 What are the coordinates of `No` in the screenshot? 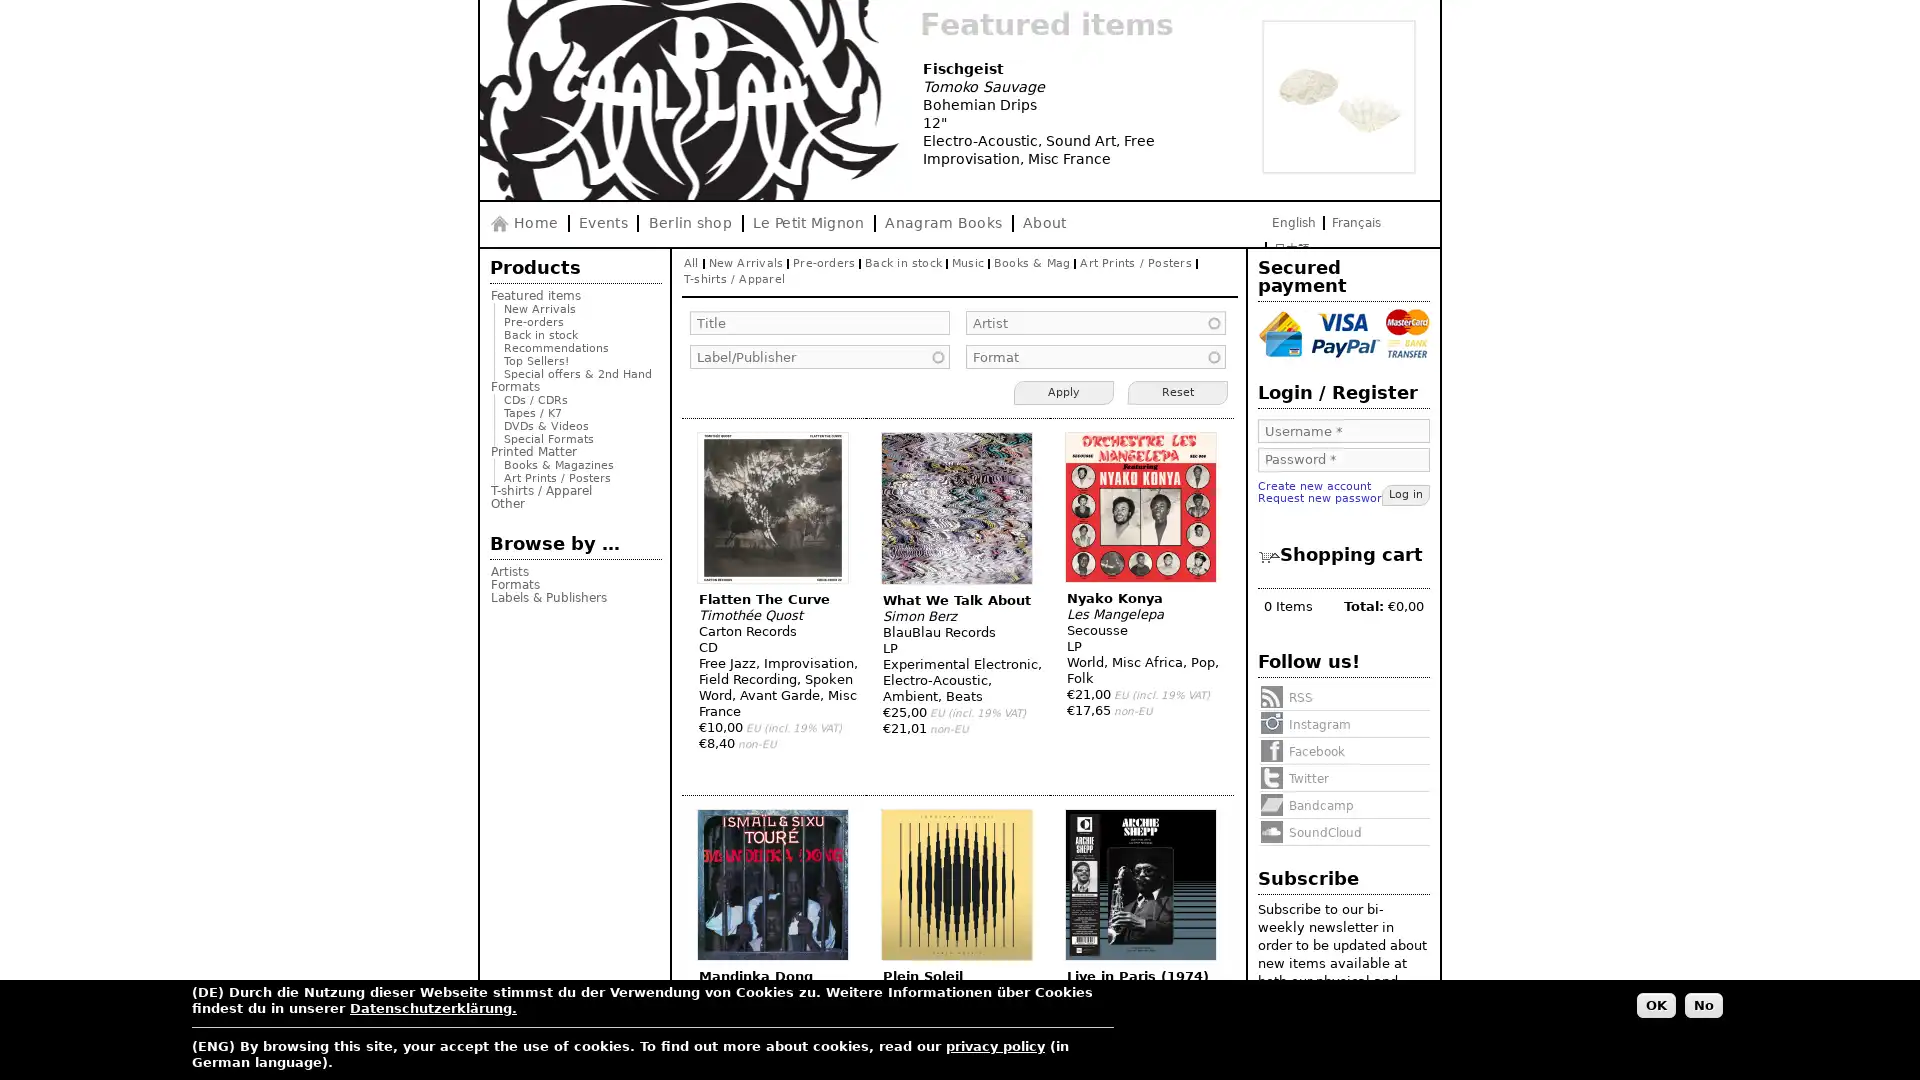 It's located at (1703, 1005).